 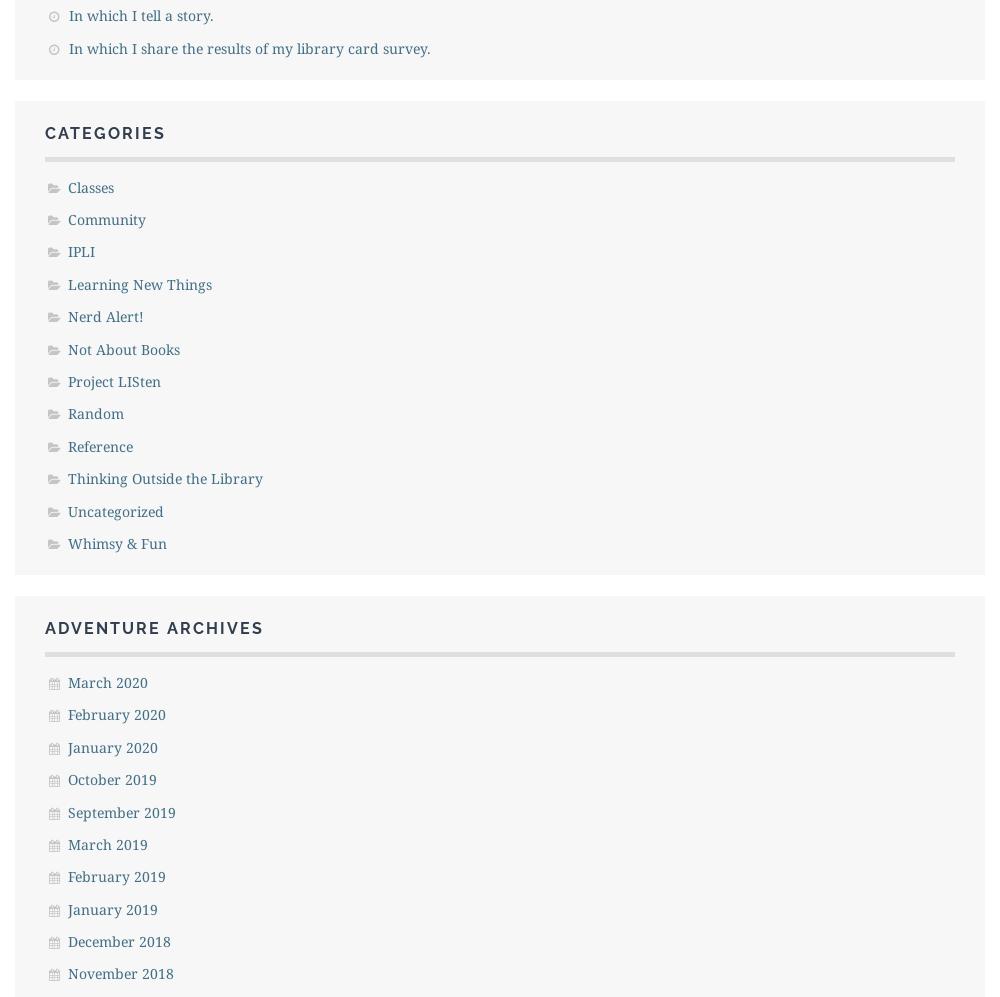 I want to click on 'Categories', so click(x=104, y=133).